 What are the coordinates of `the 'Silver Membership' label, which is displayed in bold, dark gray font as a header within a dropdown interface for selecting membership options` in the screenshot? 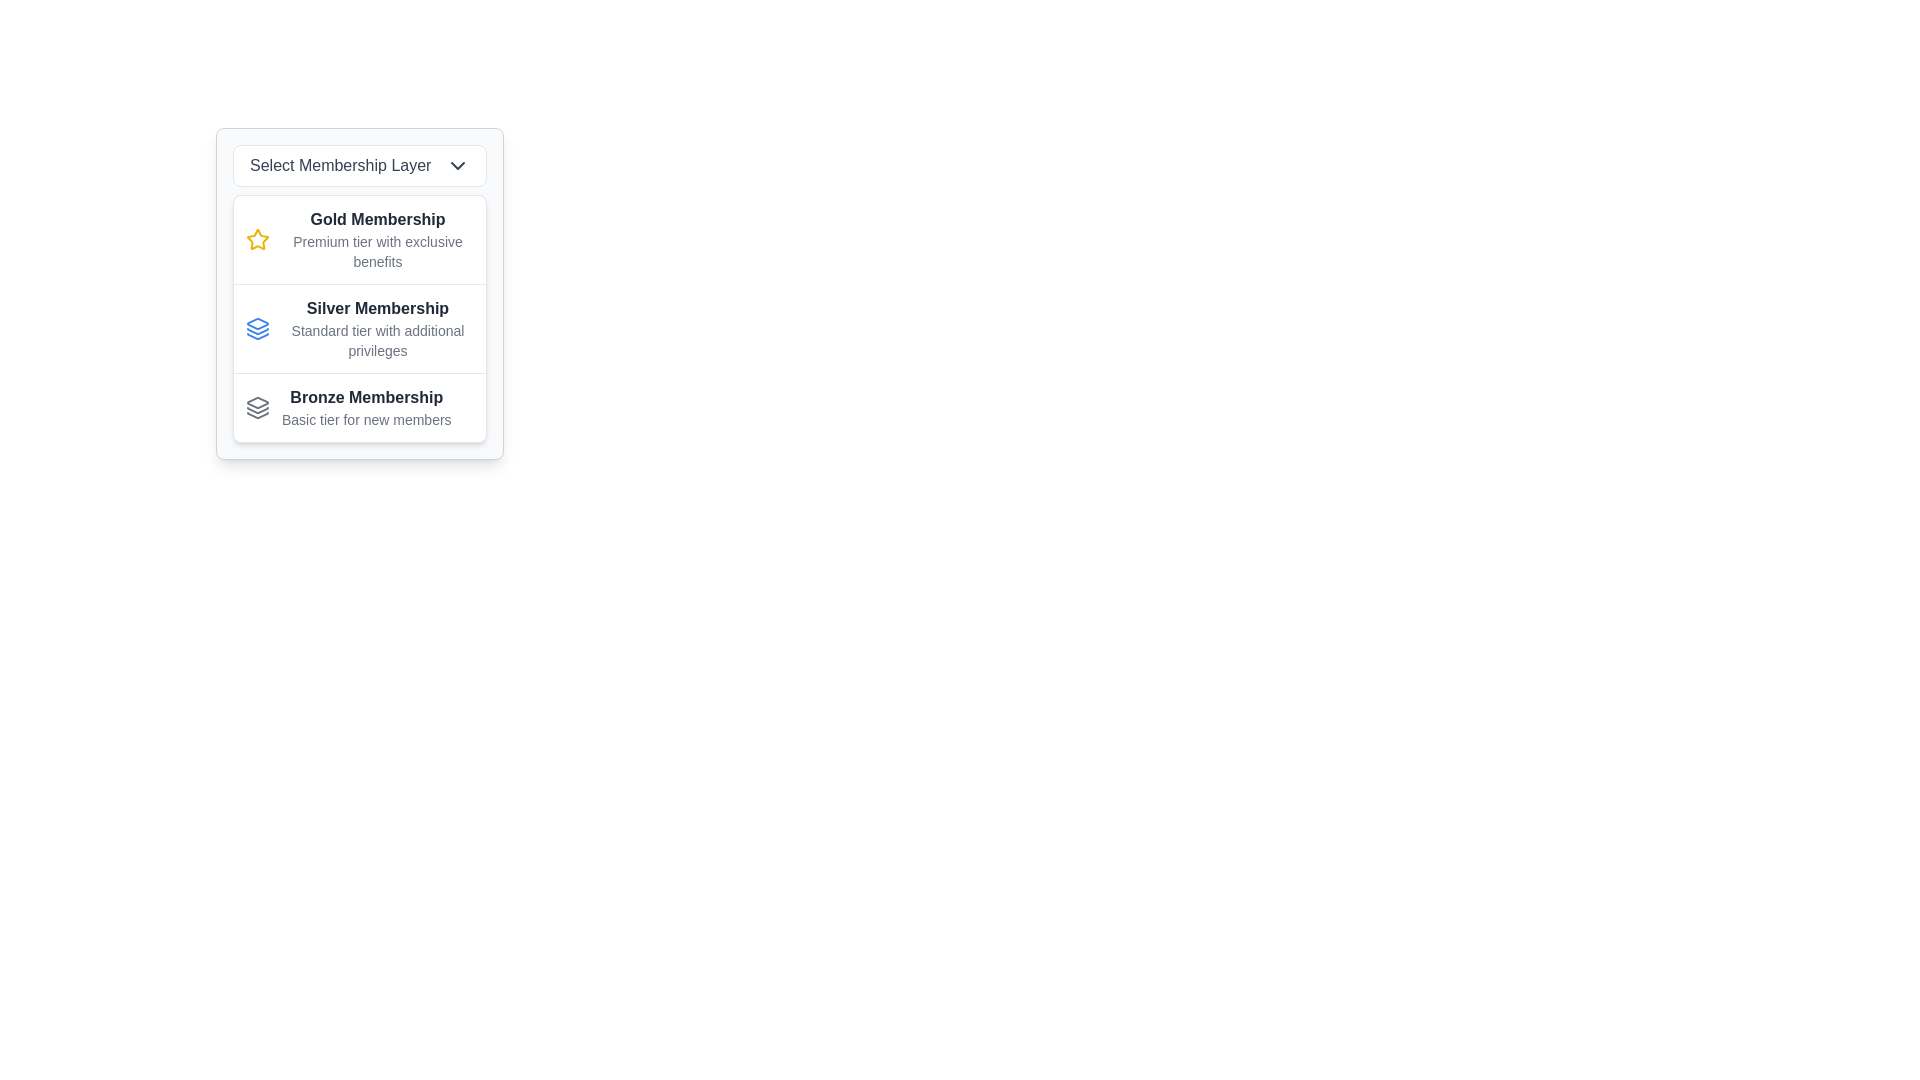 It's located at (378, 308).